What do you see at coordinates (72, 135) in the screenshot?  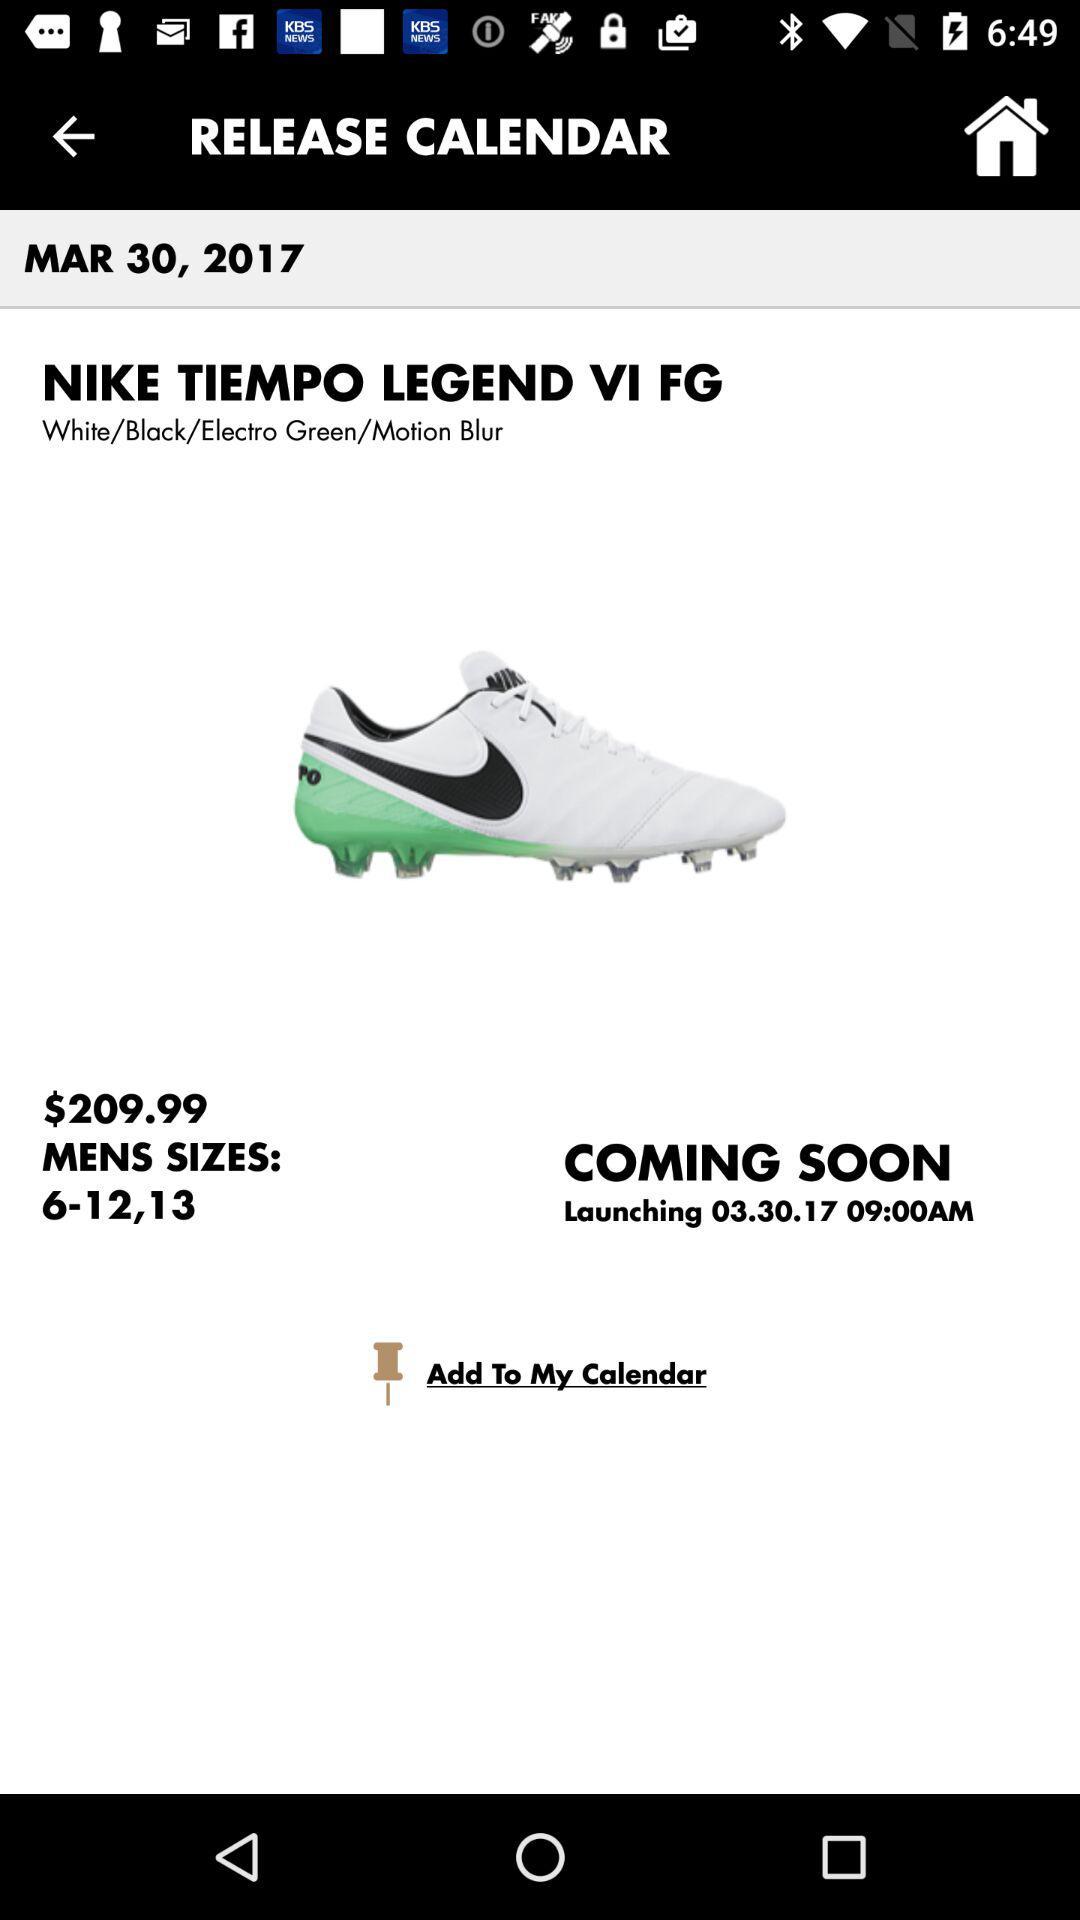 I see `the item above the mar 30, 2017 item` at bounding box center [72, 135].